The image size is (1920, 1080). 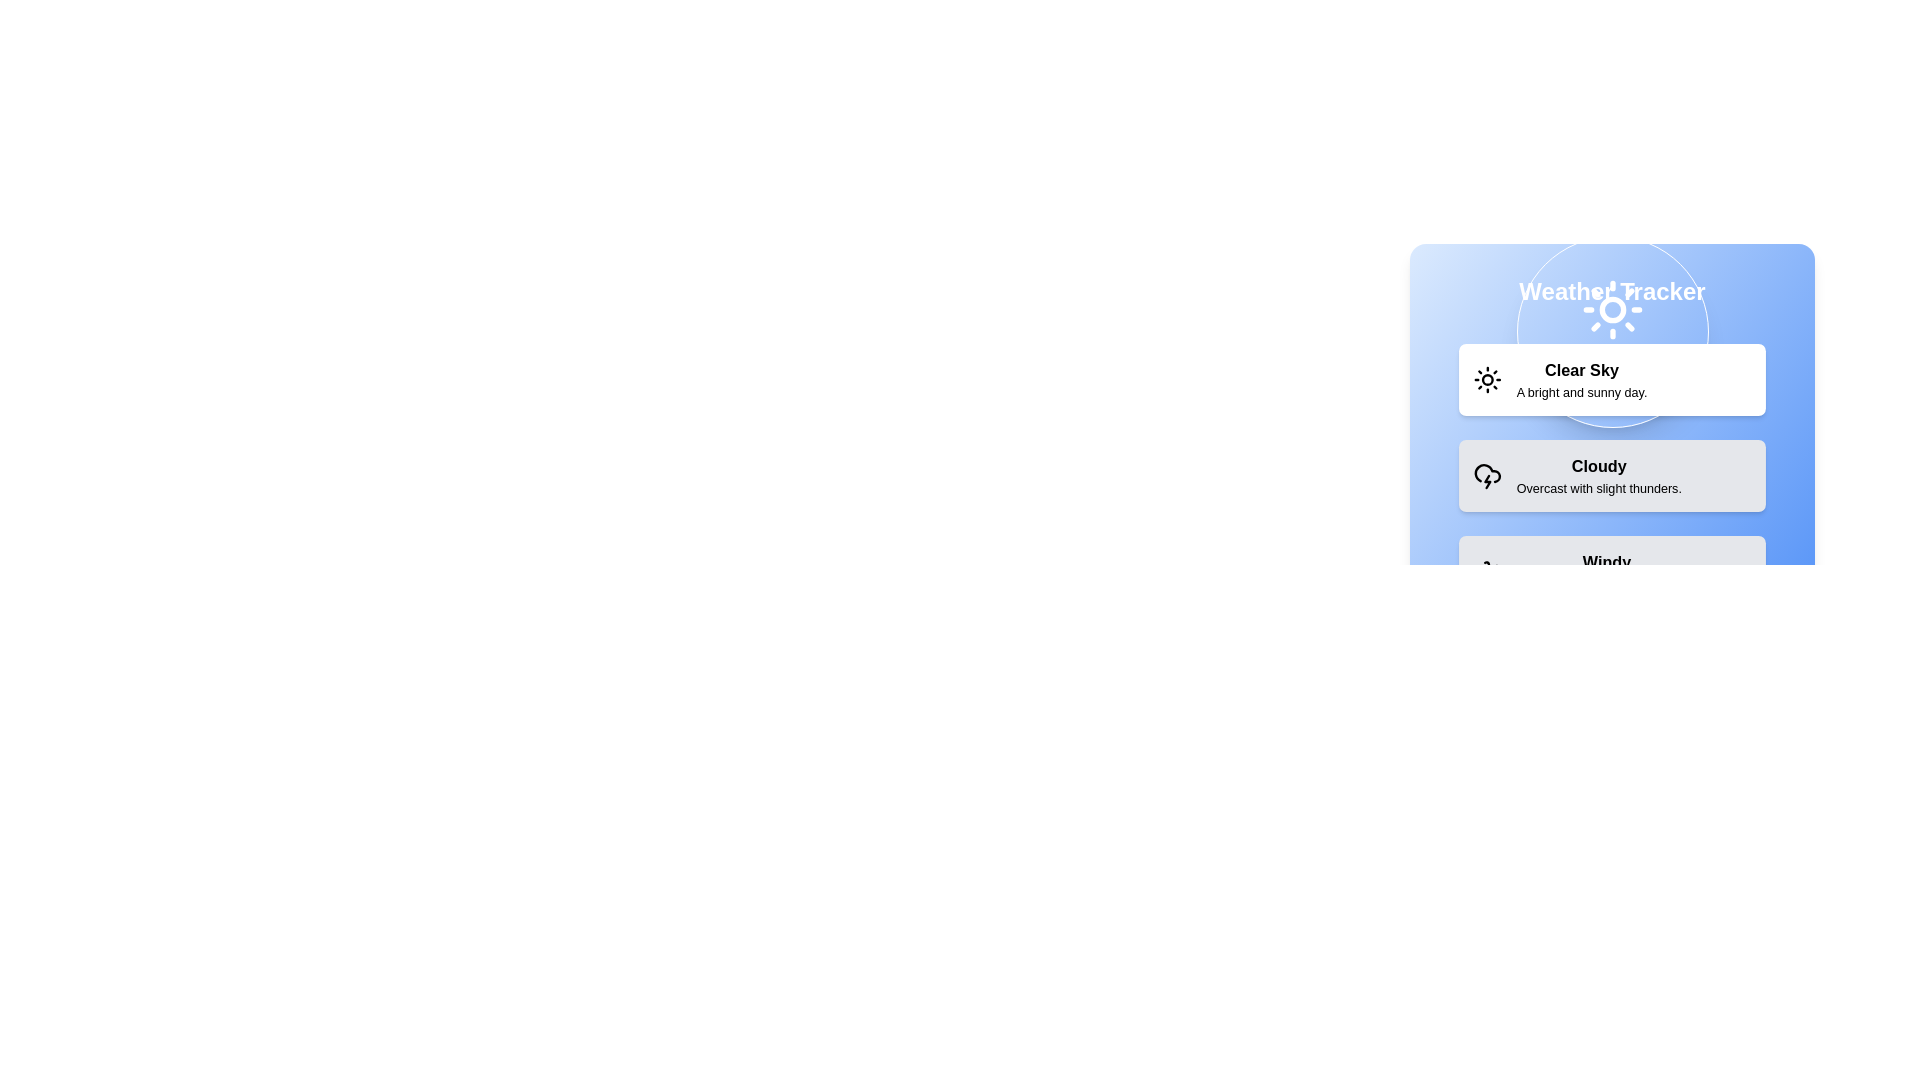 What do you see at coordinates (1607, 563) in the screenshot?
I see `the Text label that serves as the title for the section providing information about 'Windy' weather conditions, located above the description text 'Strong breezy conditions ahead'` at bounding box center [1607, 563].